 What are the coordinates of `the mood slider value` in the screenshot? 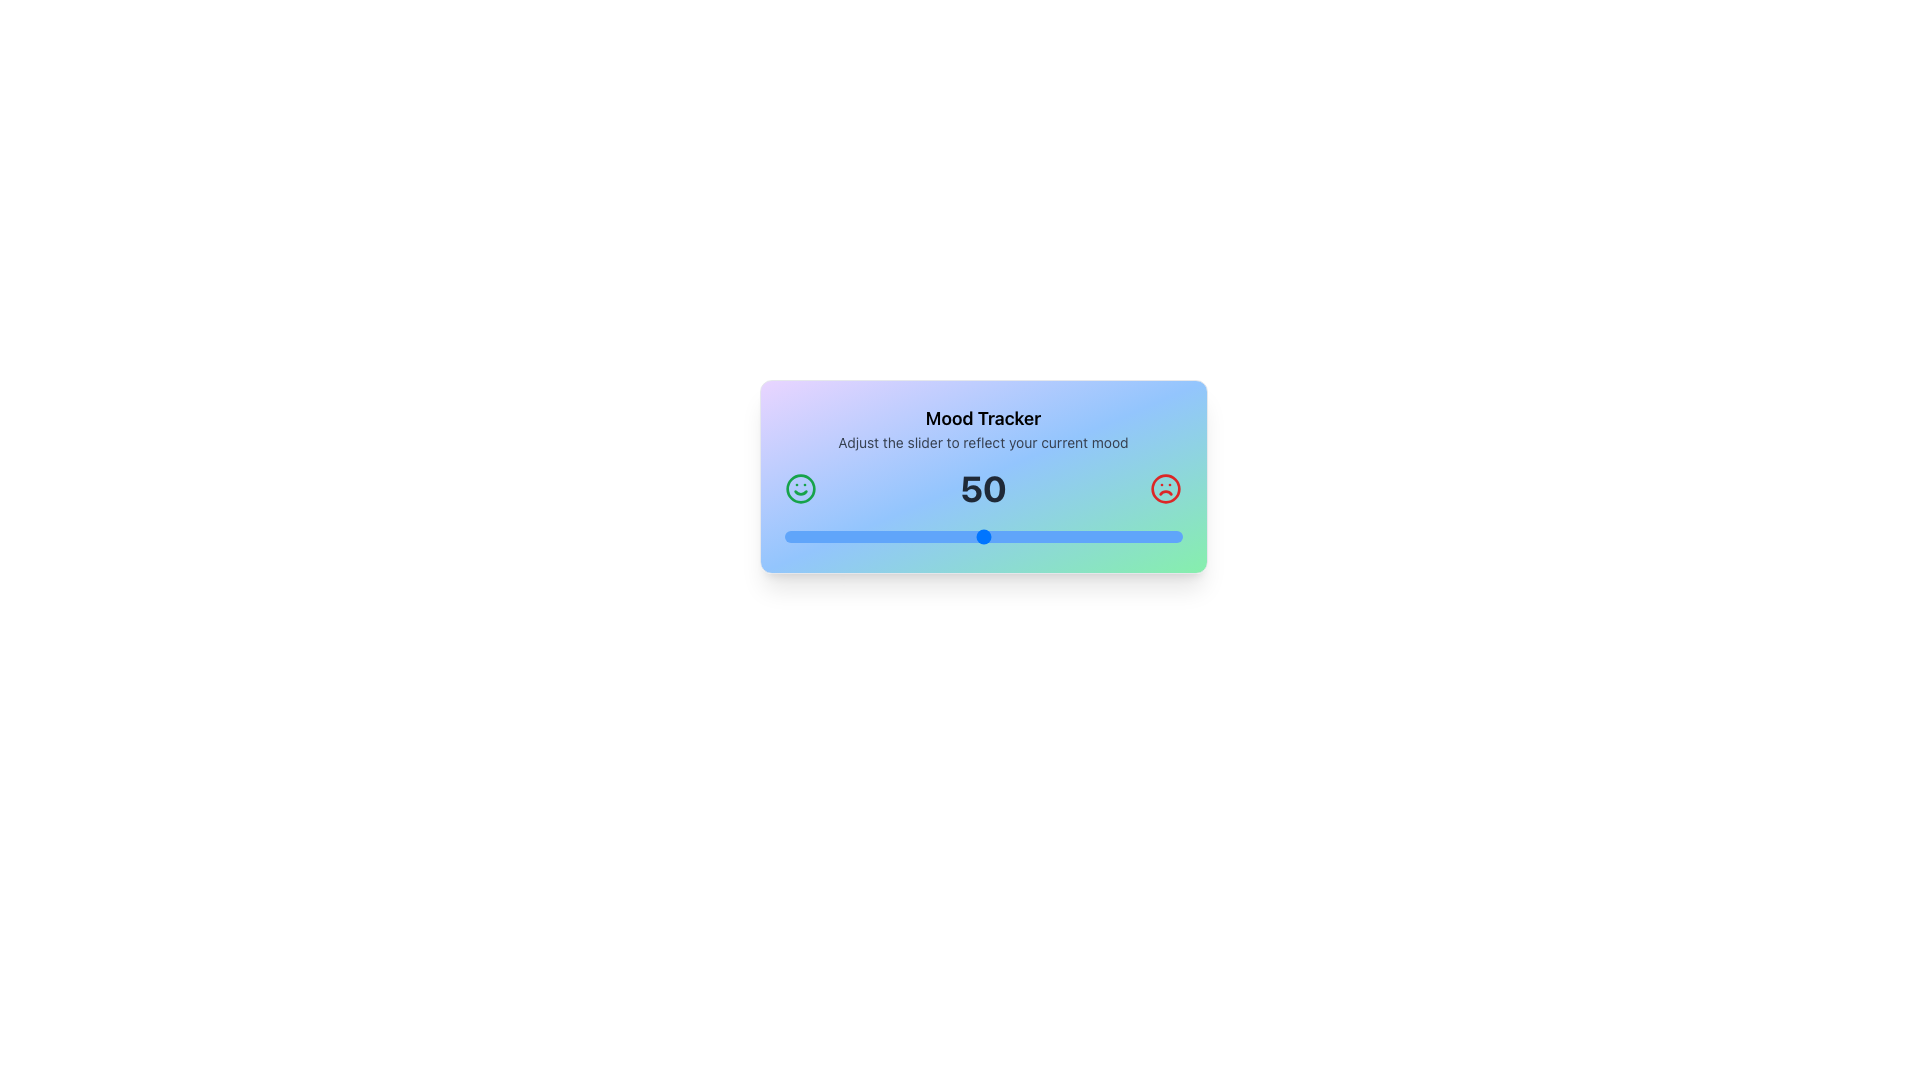 It's located at (852, 535).